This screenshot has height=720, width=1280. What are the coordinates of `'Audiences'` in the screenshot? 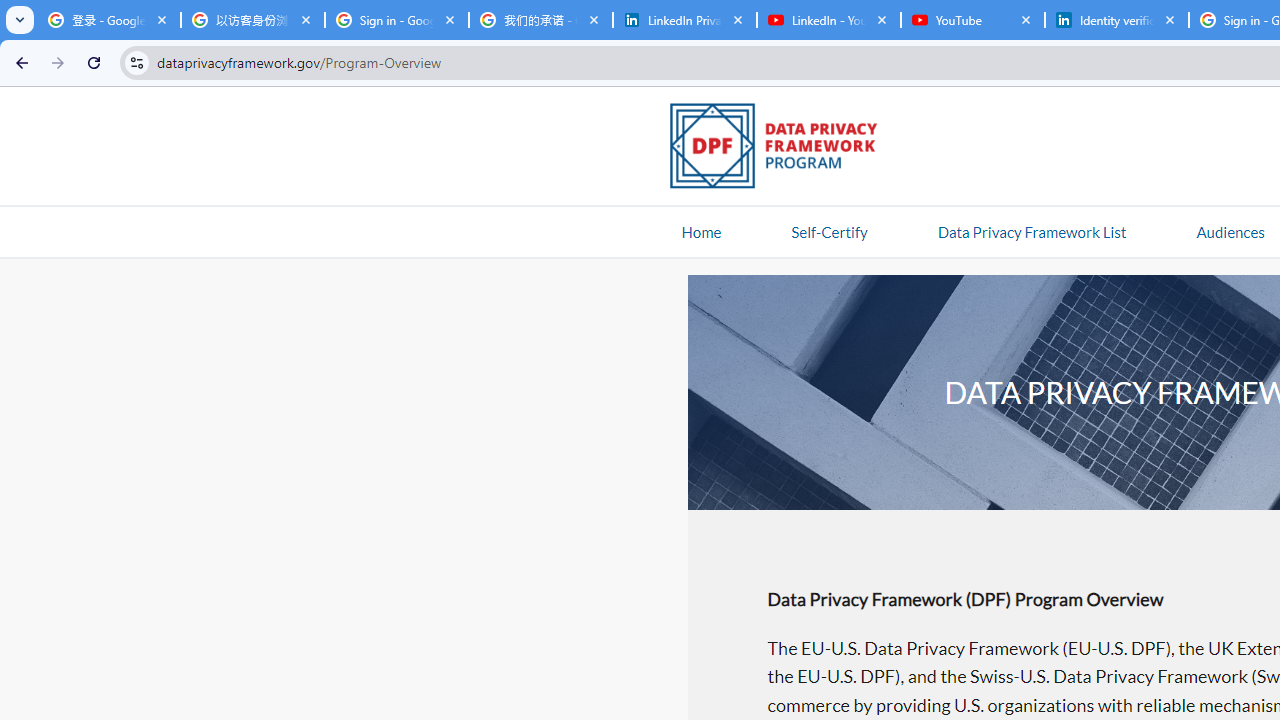 It's located at (1229, 230).